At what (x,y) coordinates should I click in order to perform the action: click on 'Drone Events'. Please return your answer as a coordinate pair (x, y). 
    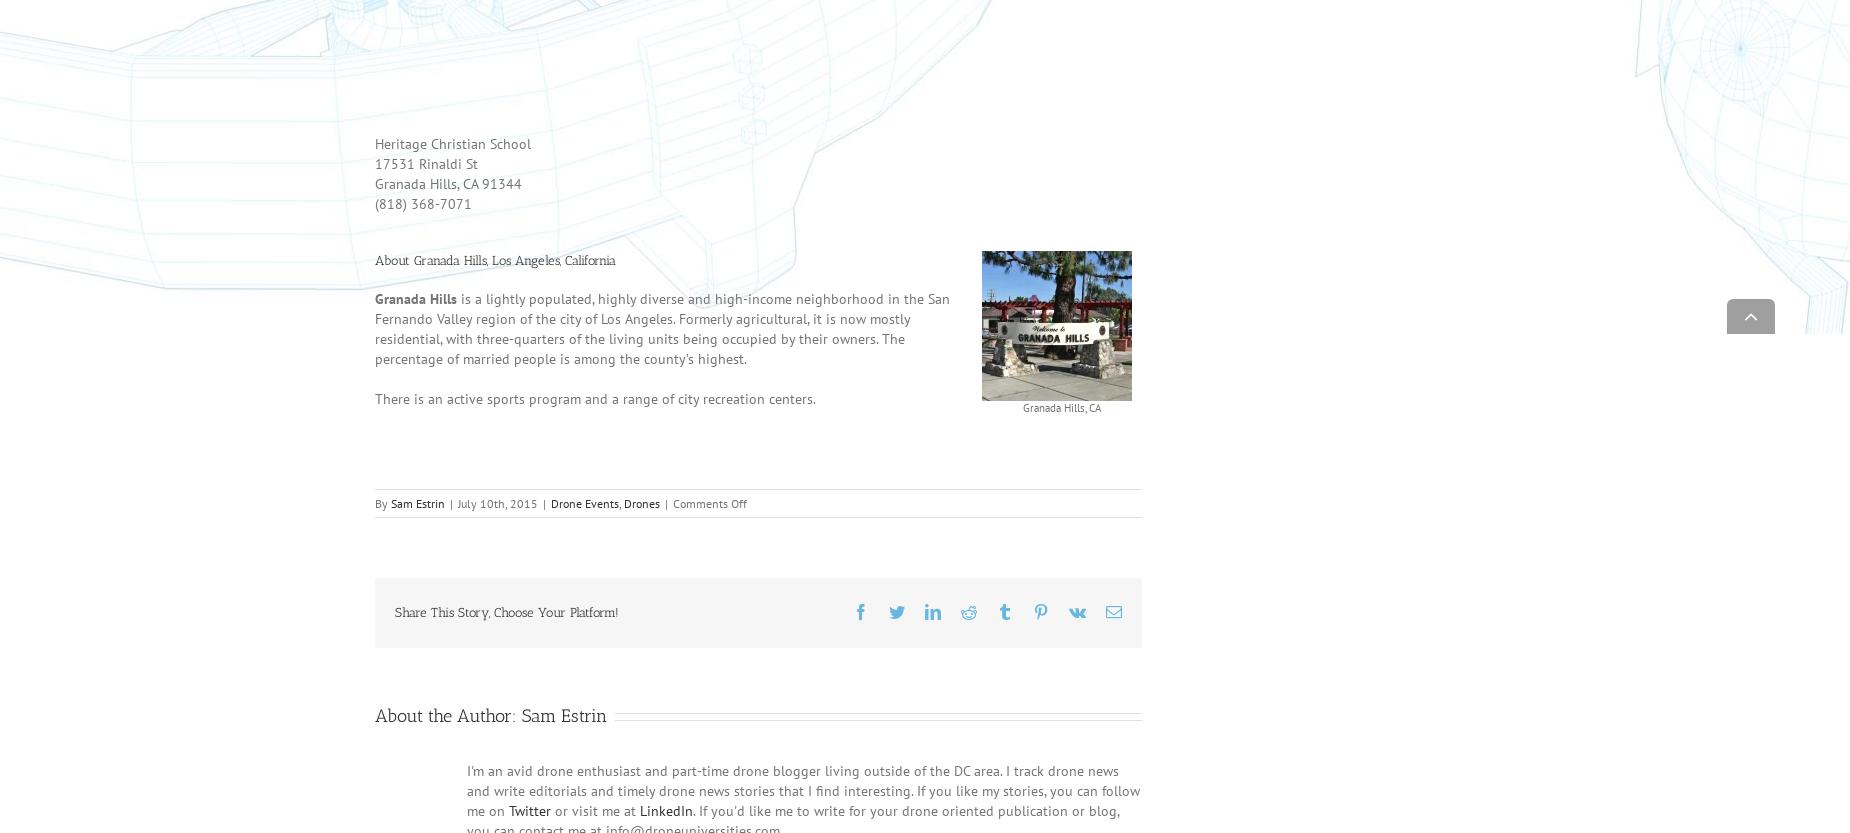
    Looking at the image, I should click on (584, 530).